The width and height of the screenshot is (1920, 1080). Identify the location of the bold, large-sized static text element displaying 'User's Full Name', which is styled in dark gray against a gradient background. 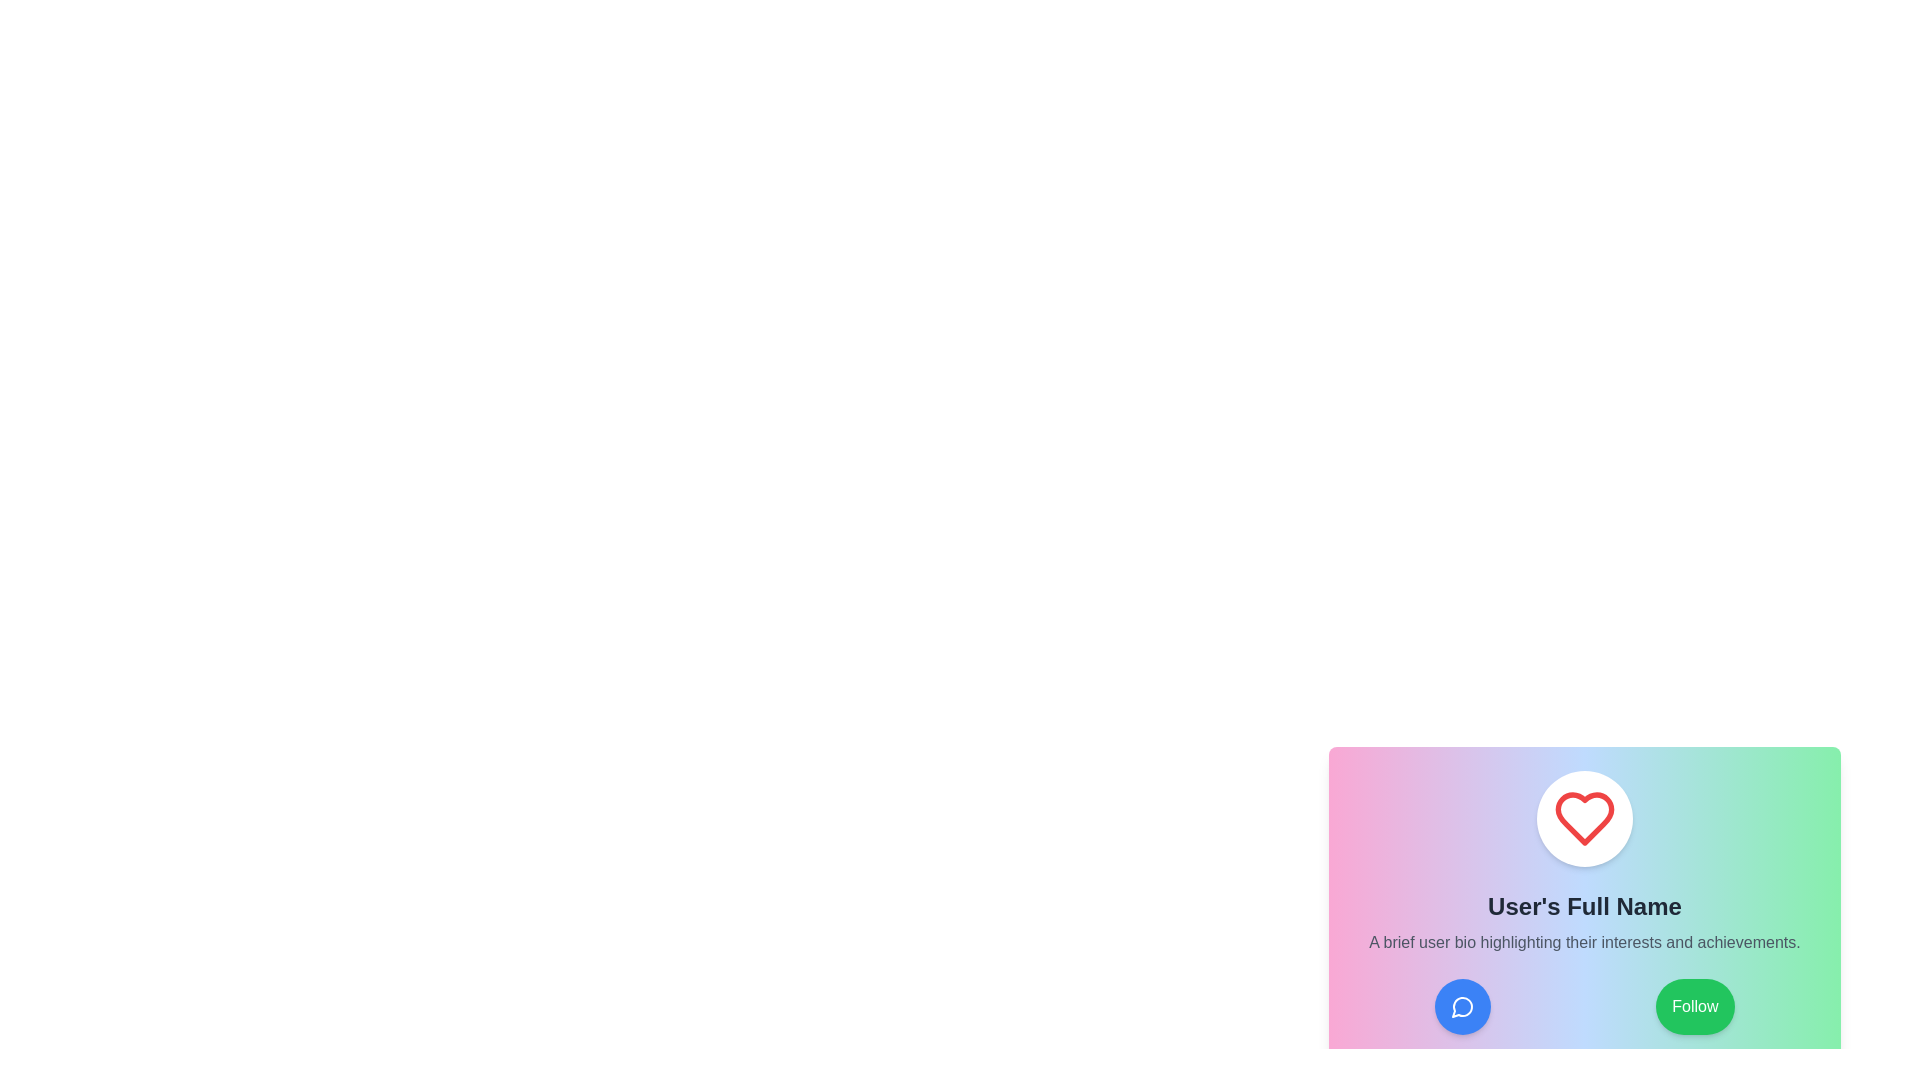
(1583, 906).